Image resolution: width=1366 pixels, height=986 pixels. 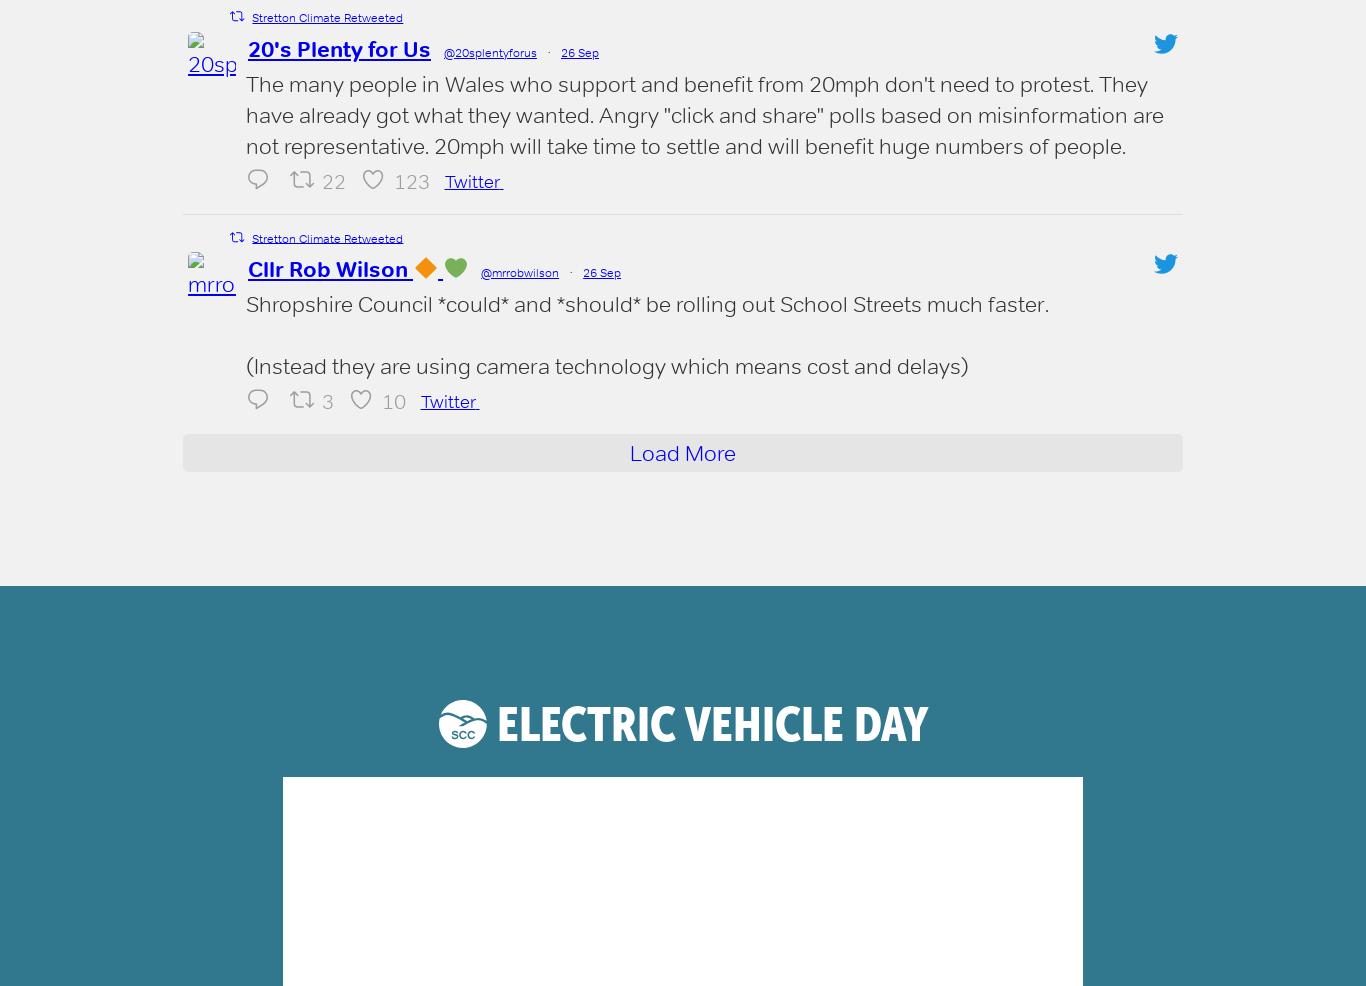 I want to click on 'Shropshire Council *could* and *should* be rolling out School Streets much faster.', so click(x=646, y=303).